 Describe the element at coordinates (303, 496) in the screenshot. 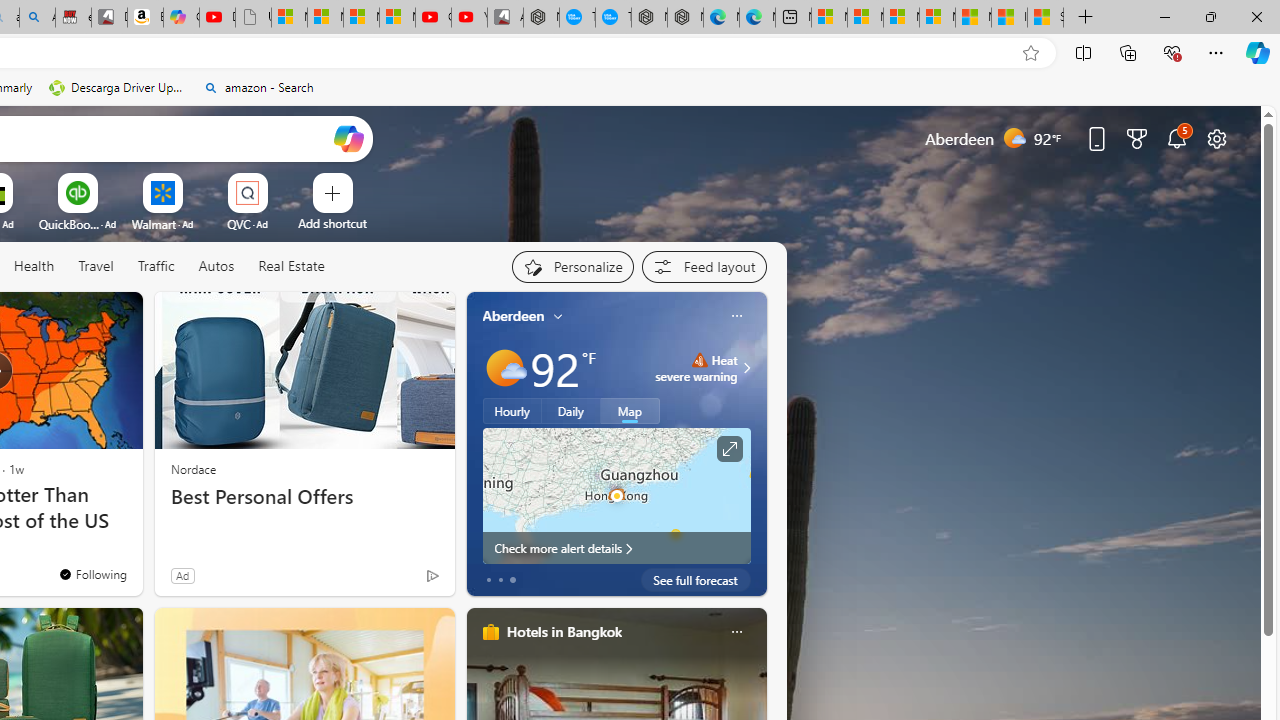

I see `'Best Personal Offers'` at that location.